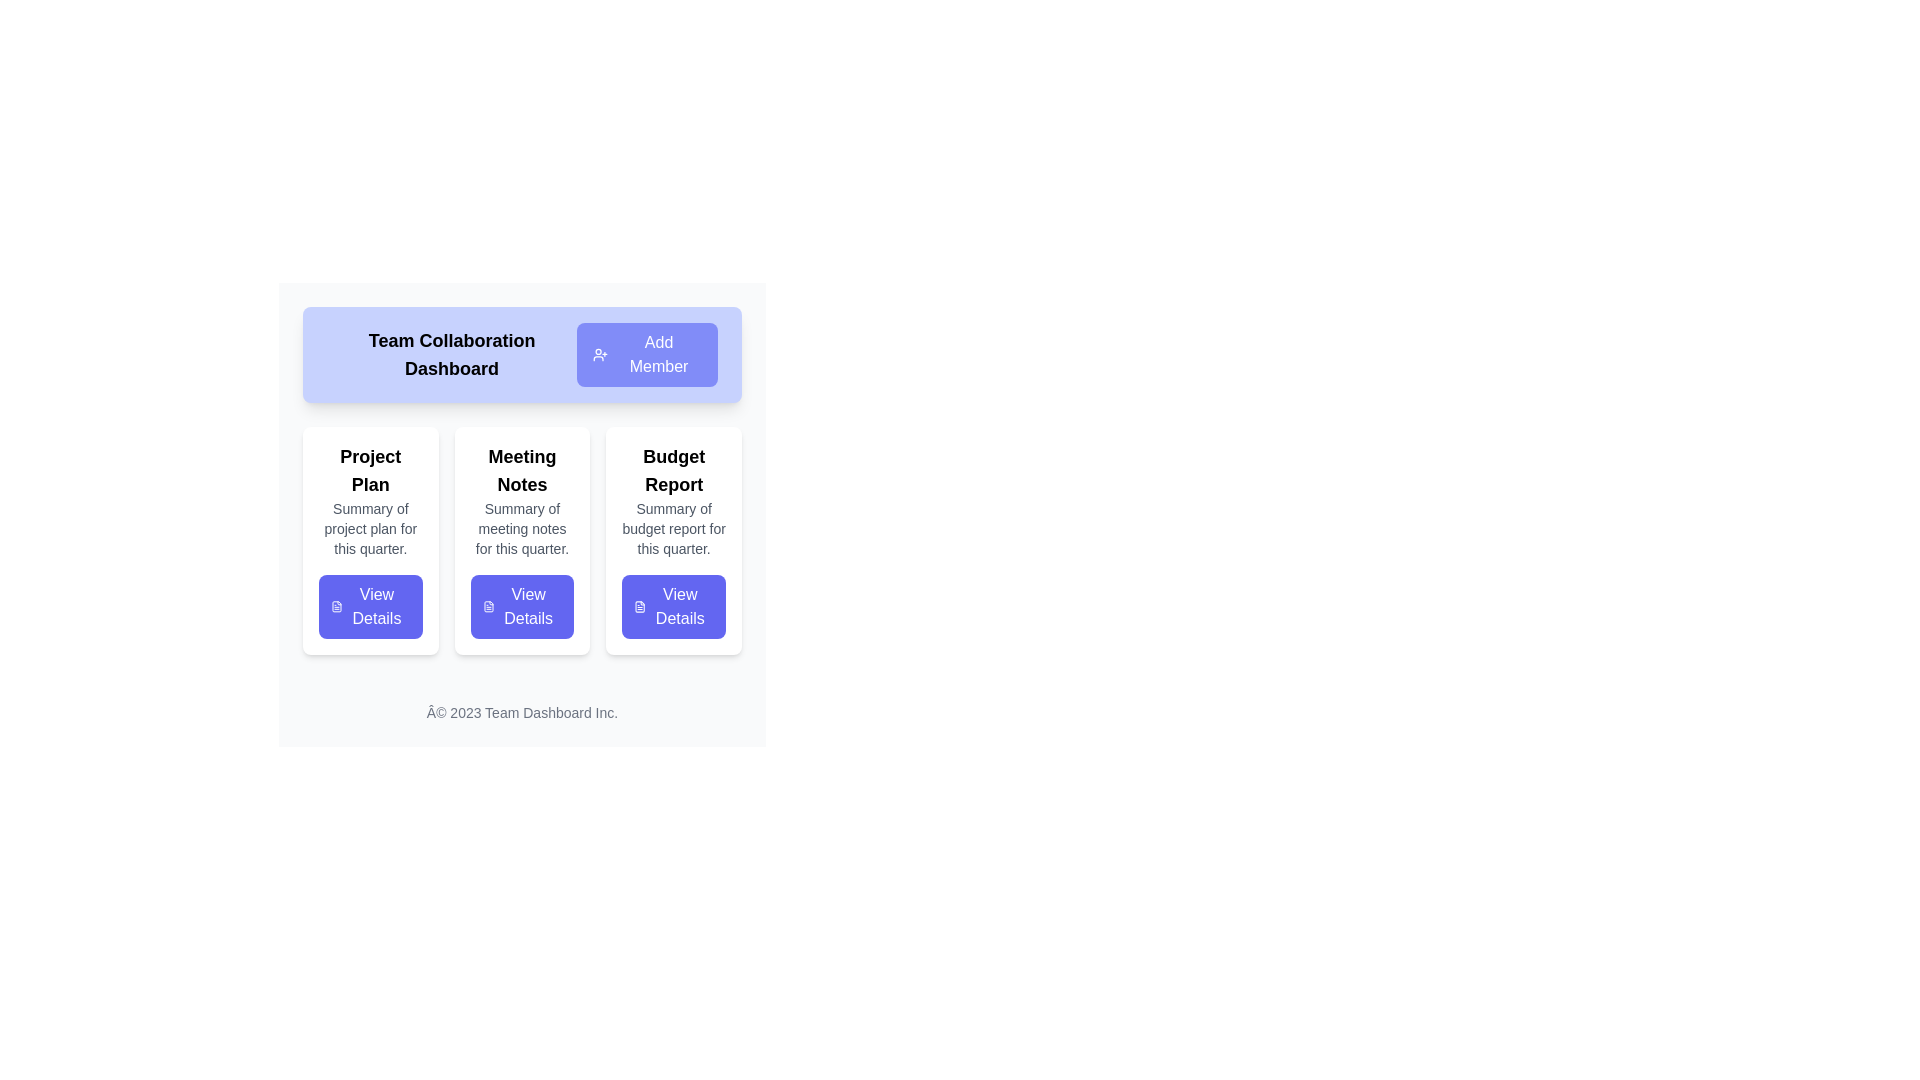  I want to click on the 'View Details' button that contains the outlined text-based file icon located beneath the 'Budget Report' card in the third column, so click(640, 605).